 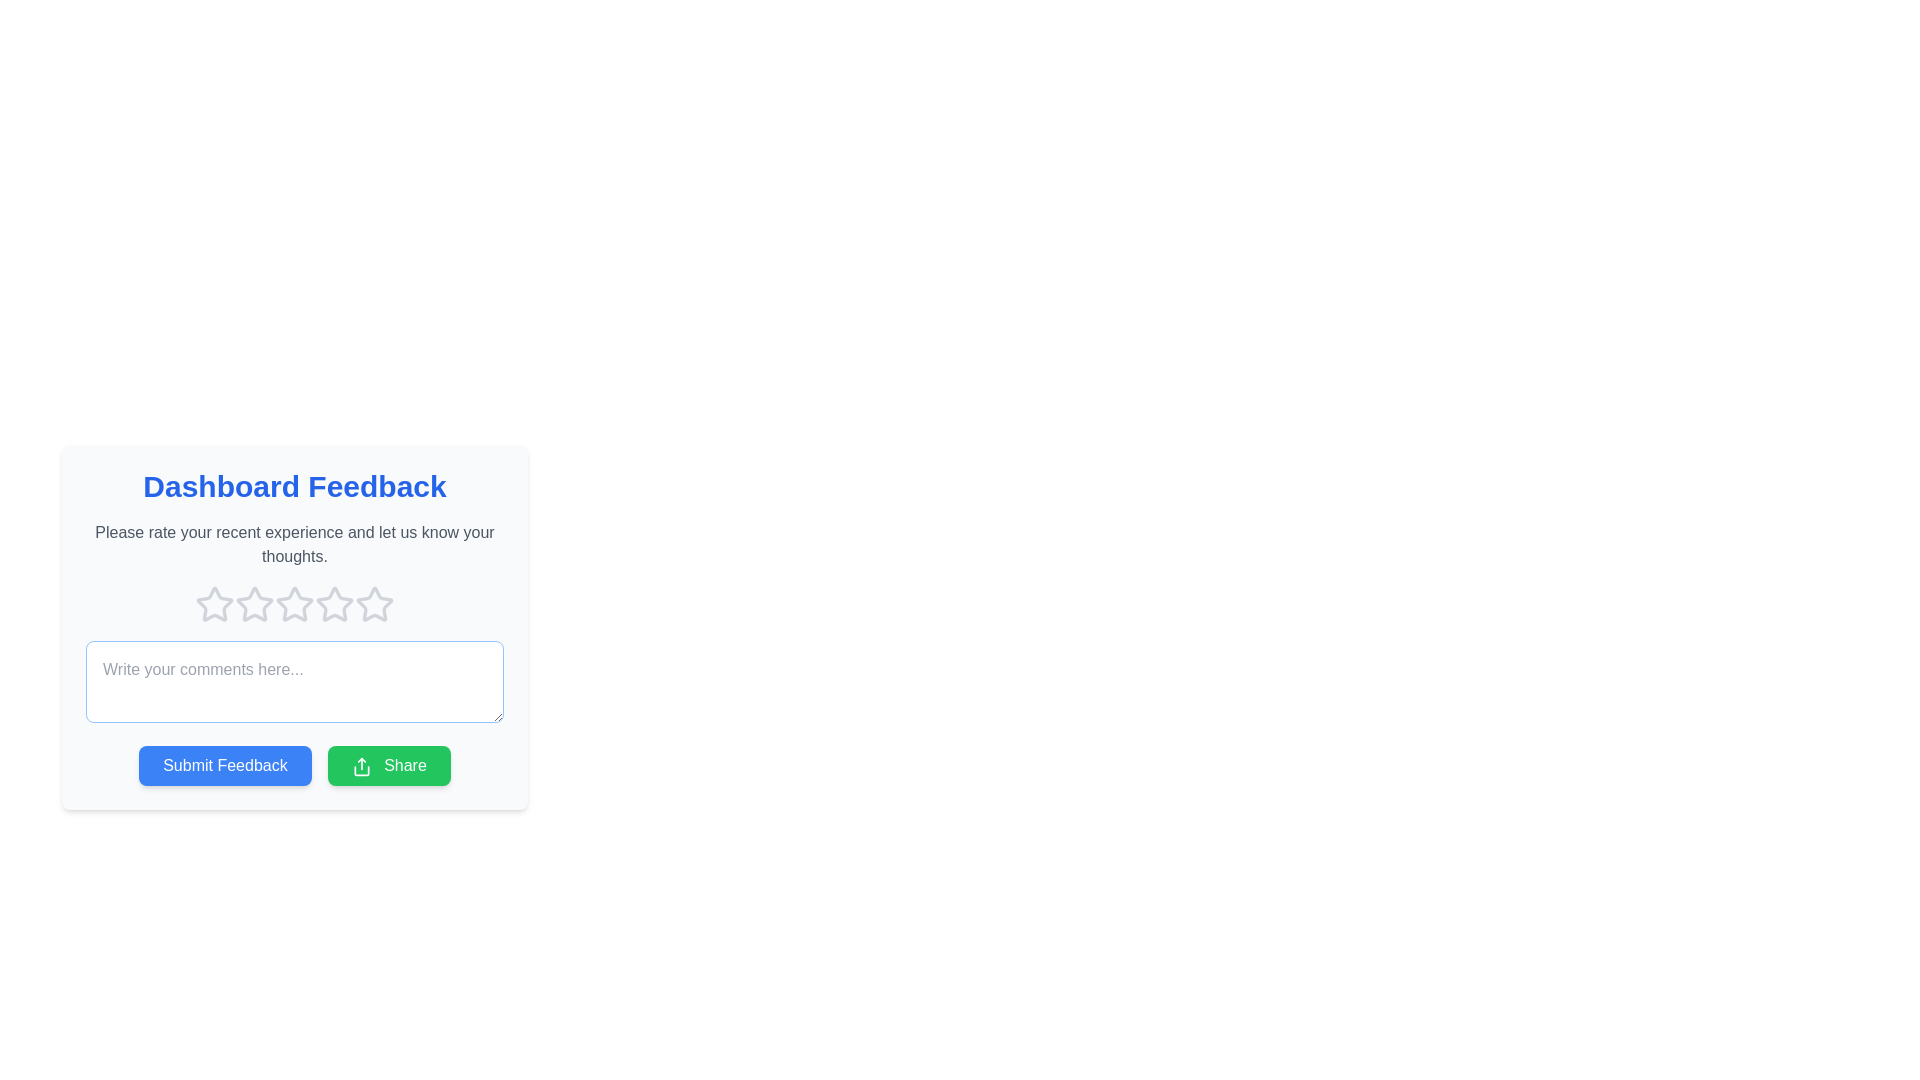 What do you see at coordinates (374, 604) in the screenshot?
I see `the fifth star-shaped icon in the group of five stars to trigger a visual scaling effect` at bounding box center [374, 604].